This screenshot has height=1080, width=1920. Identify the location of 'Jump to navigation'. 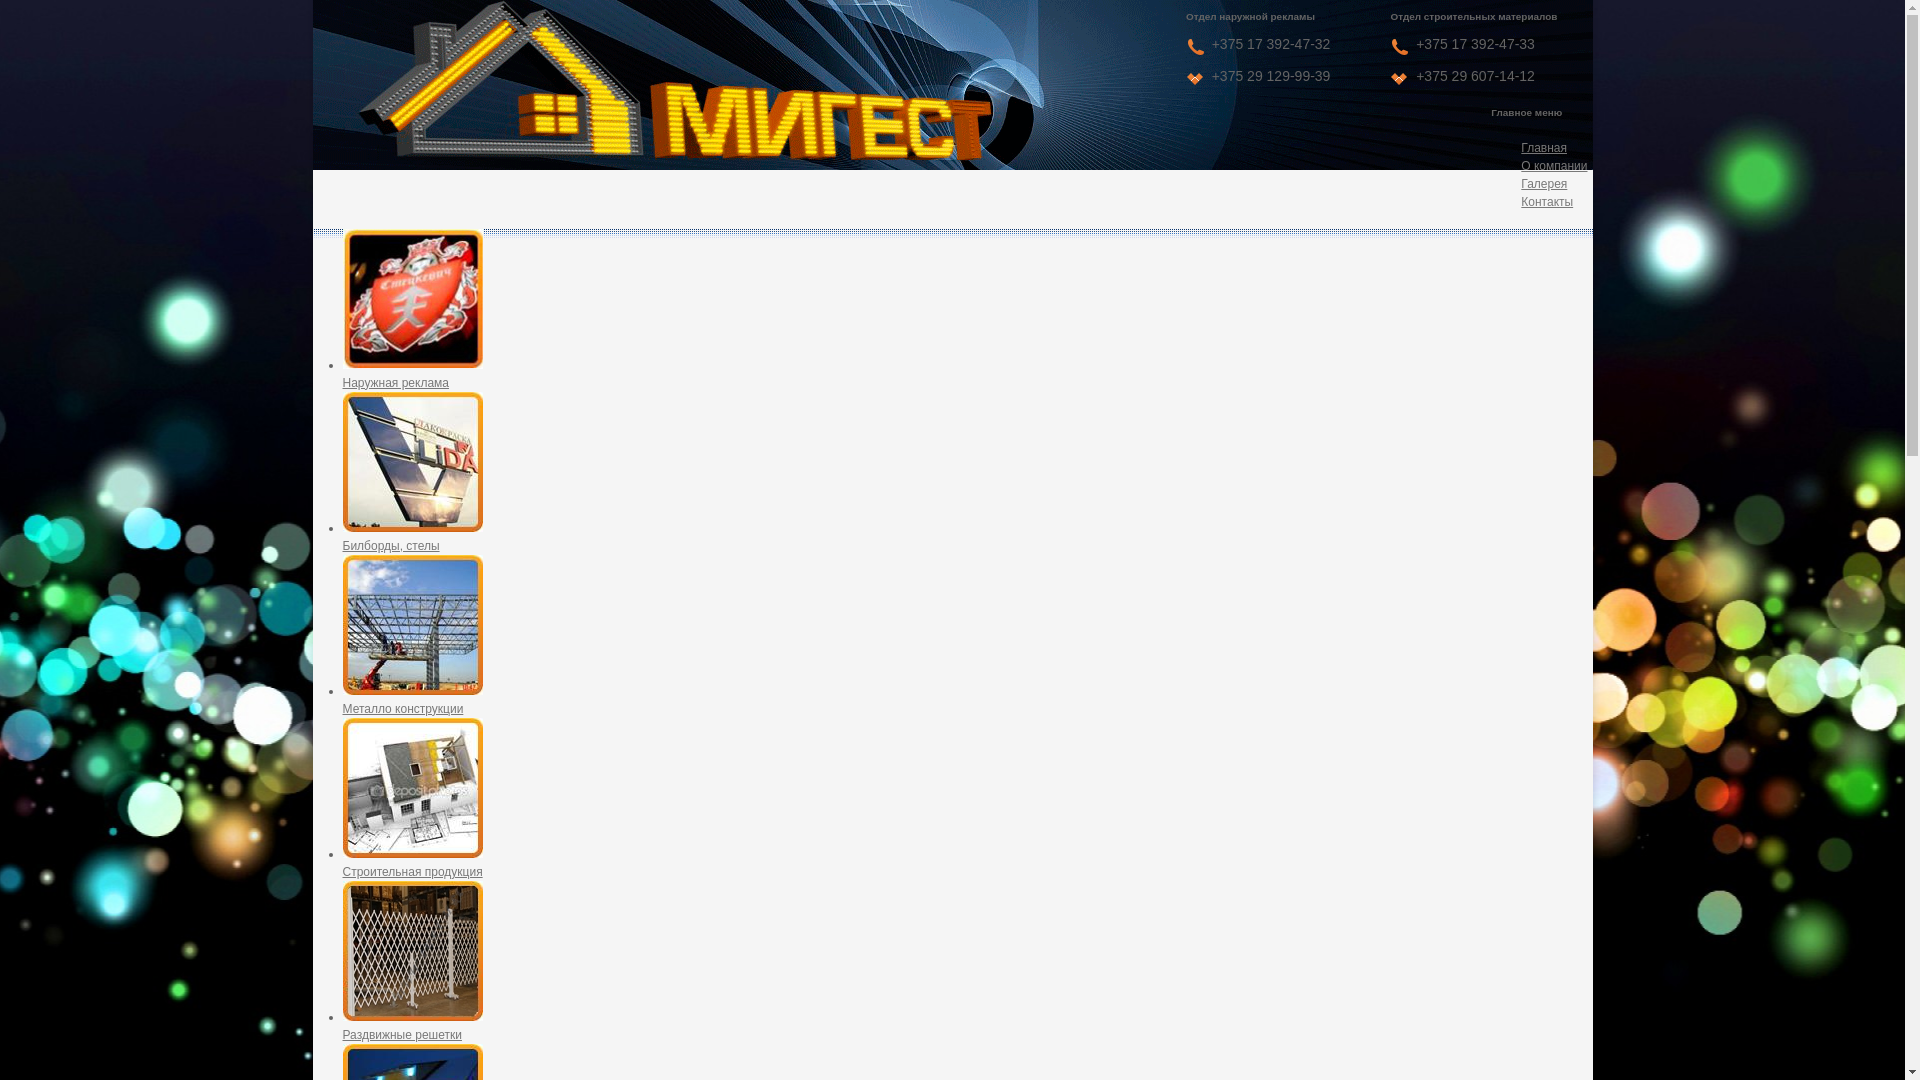
(951, 3).